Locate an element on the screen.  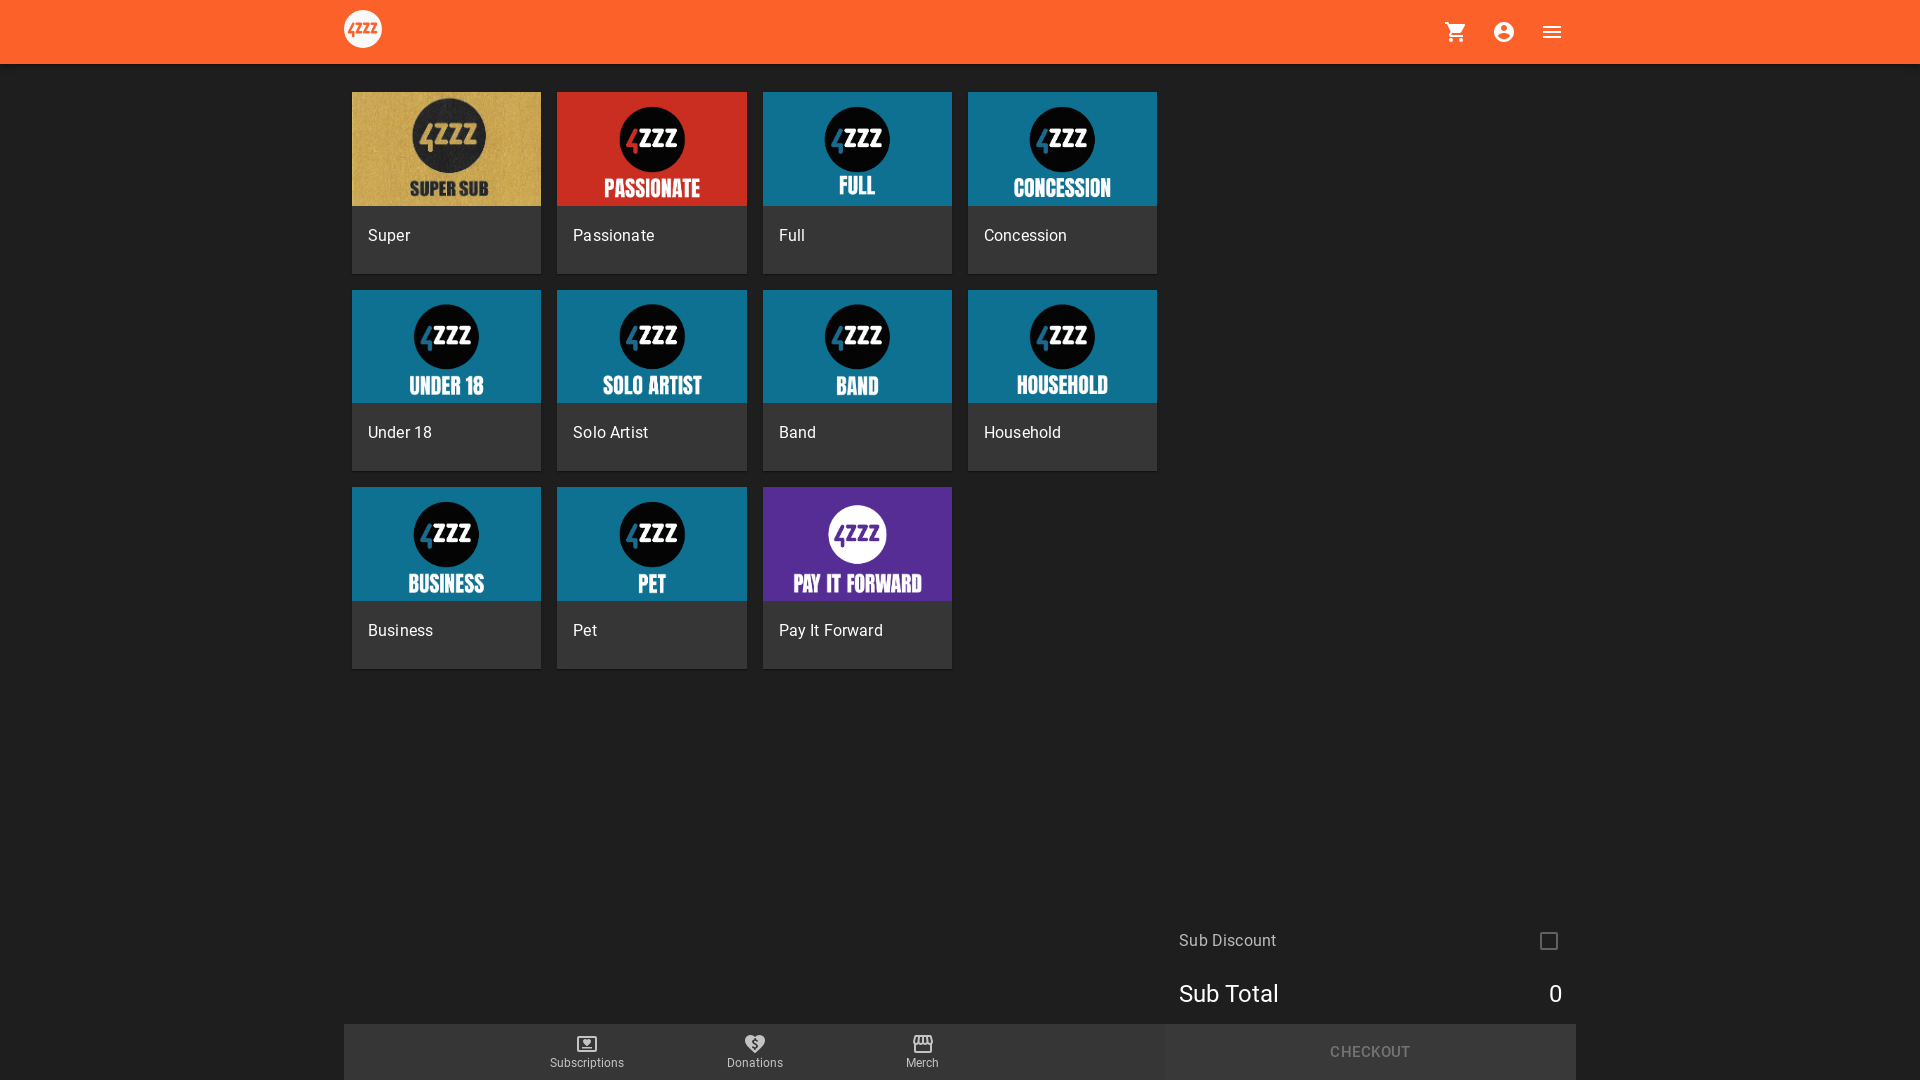
'Under 18' is located at coordinates (445, 381).